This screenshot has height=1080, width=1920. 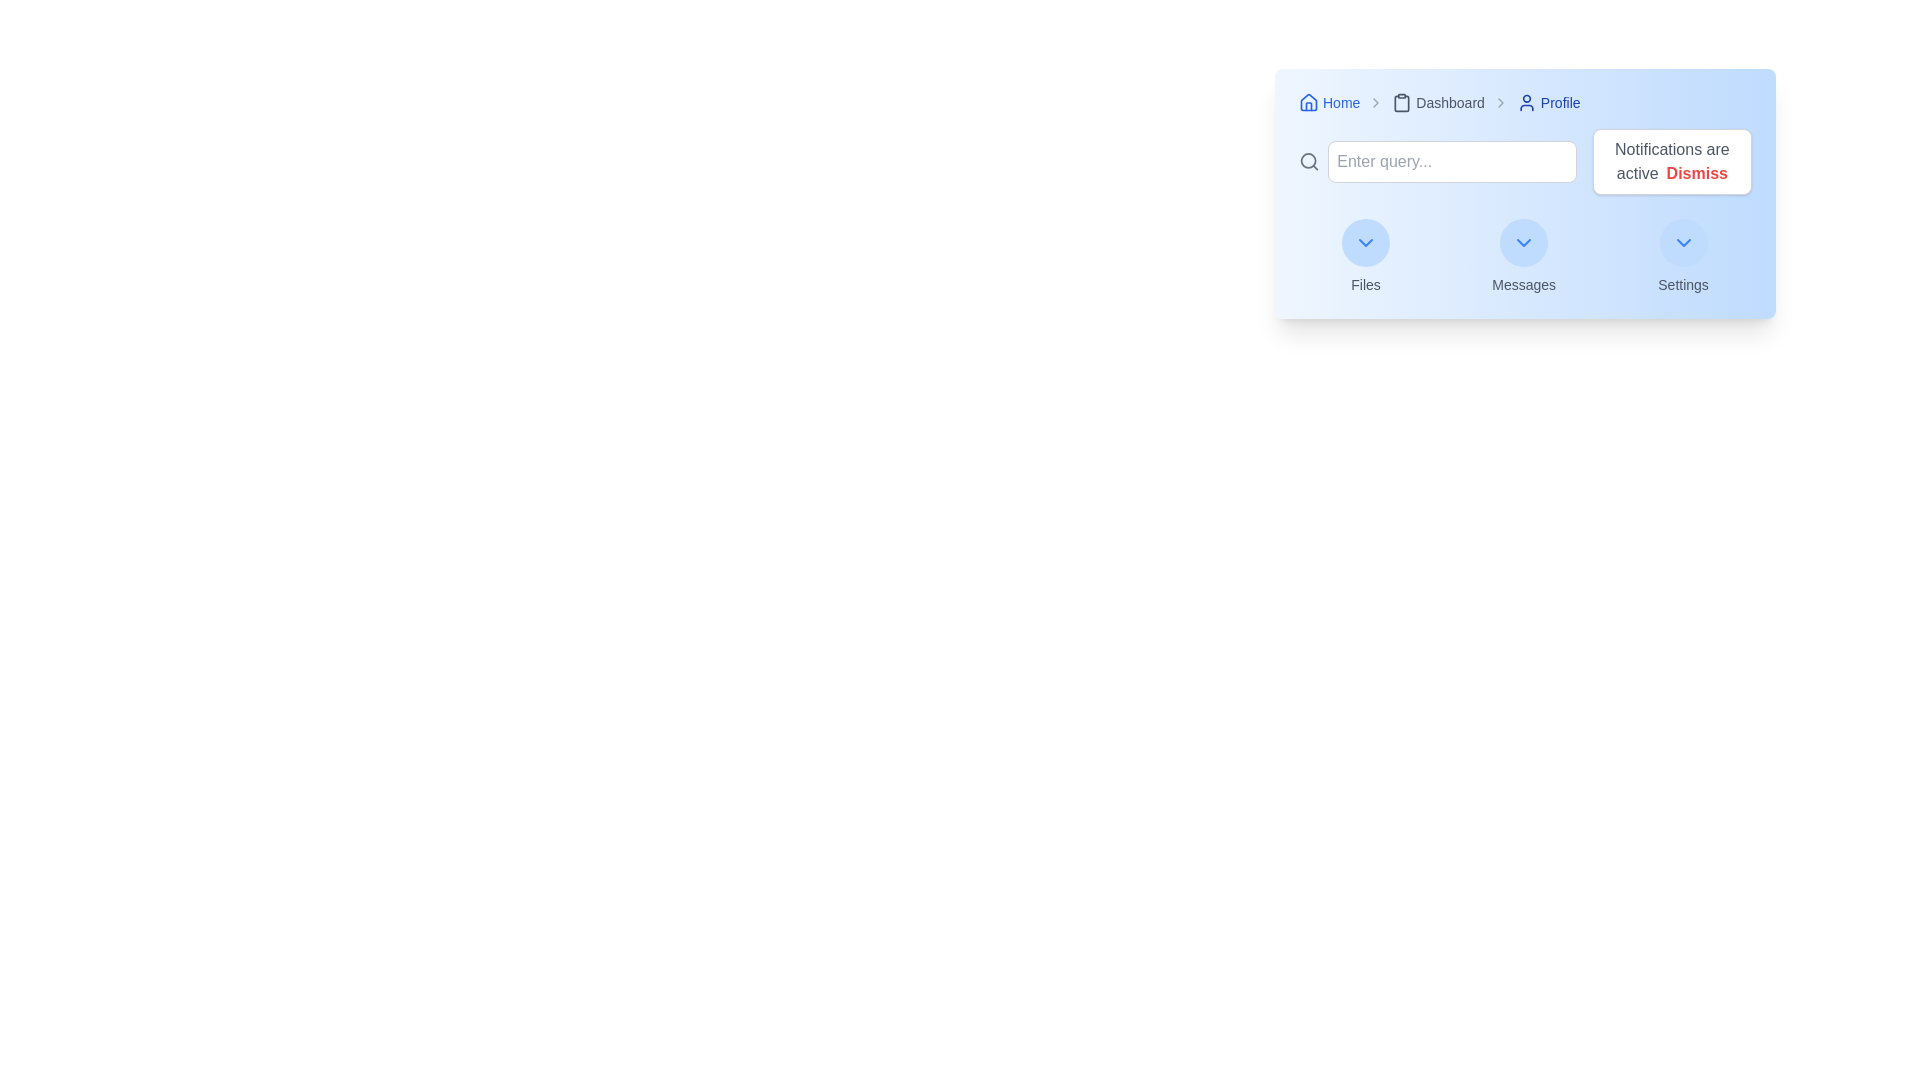 What do you see at coordinates (1500, 103) in the screenshot?
I see `the third chevron icon in the breadcrumb navigation bar that separates 'Dashboard' and 'Profile'` at bounding box center [1500, 103].